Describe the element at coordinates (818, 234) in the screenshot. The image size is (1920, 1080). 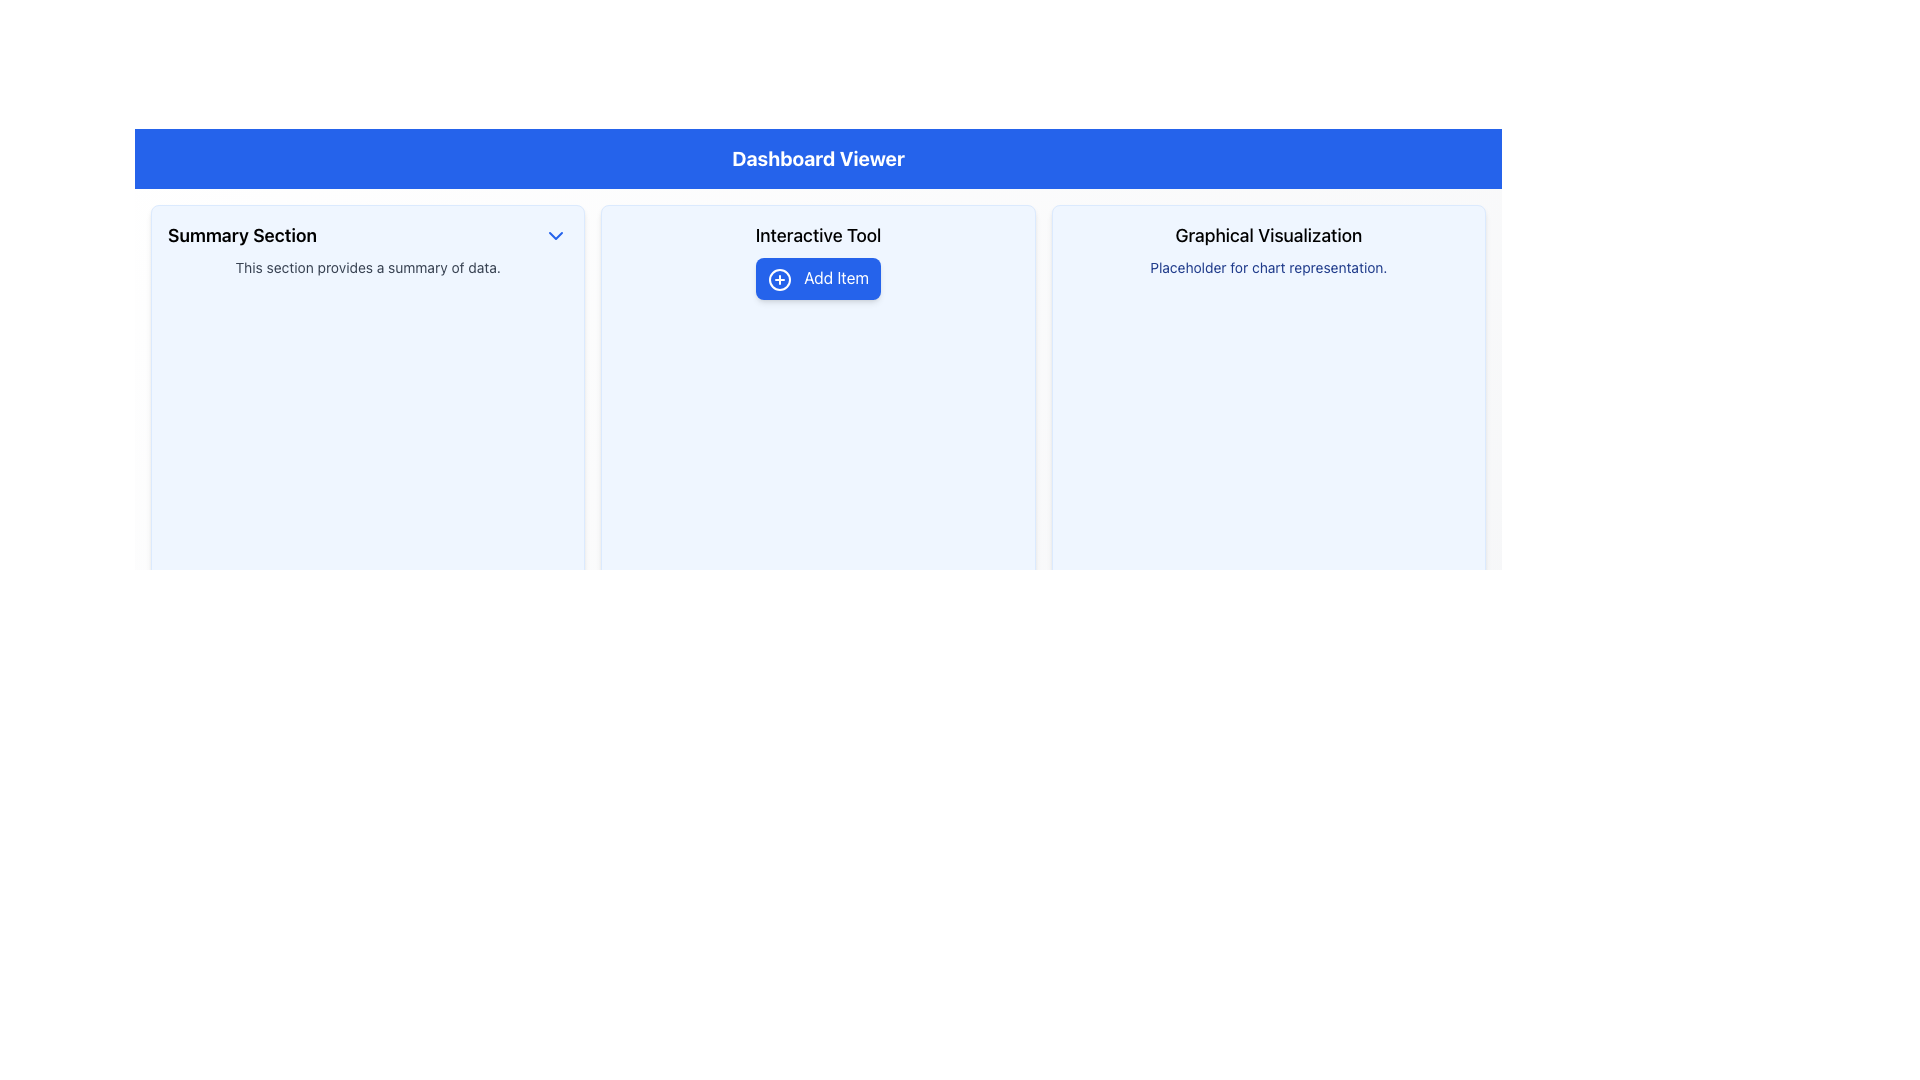
I see `the text label that serves as a title or header for its containing section, positioned above the 'Add Item' button in the Dashboard Viewer section` at that location.